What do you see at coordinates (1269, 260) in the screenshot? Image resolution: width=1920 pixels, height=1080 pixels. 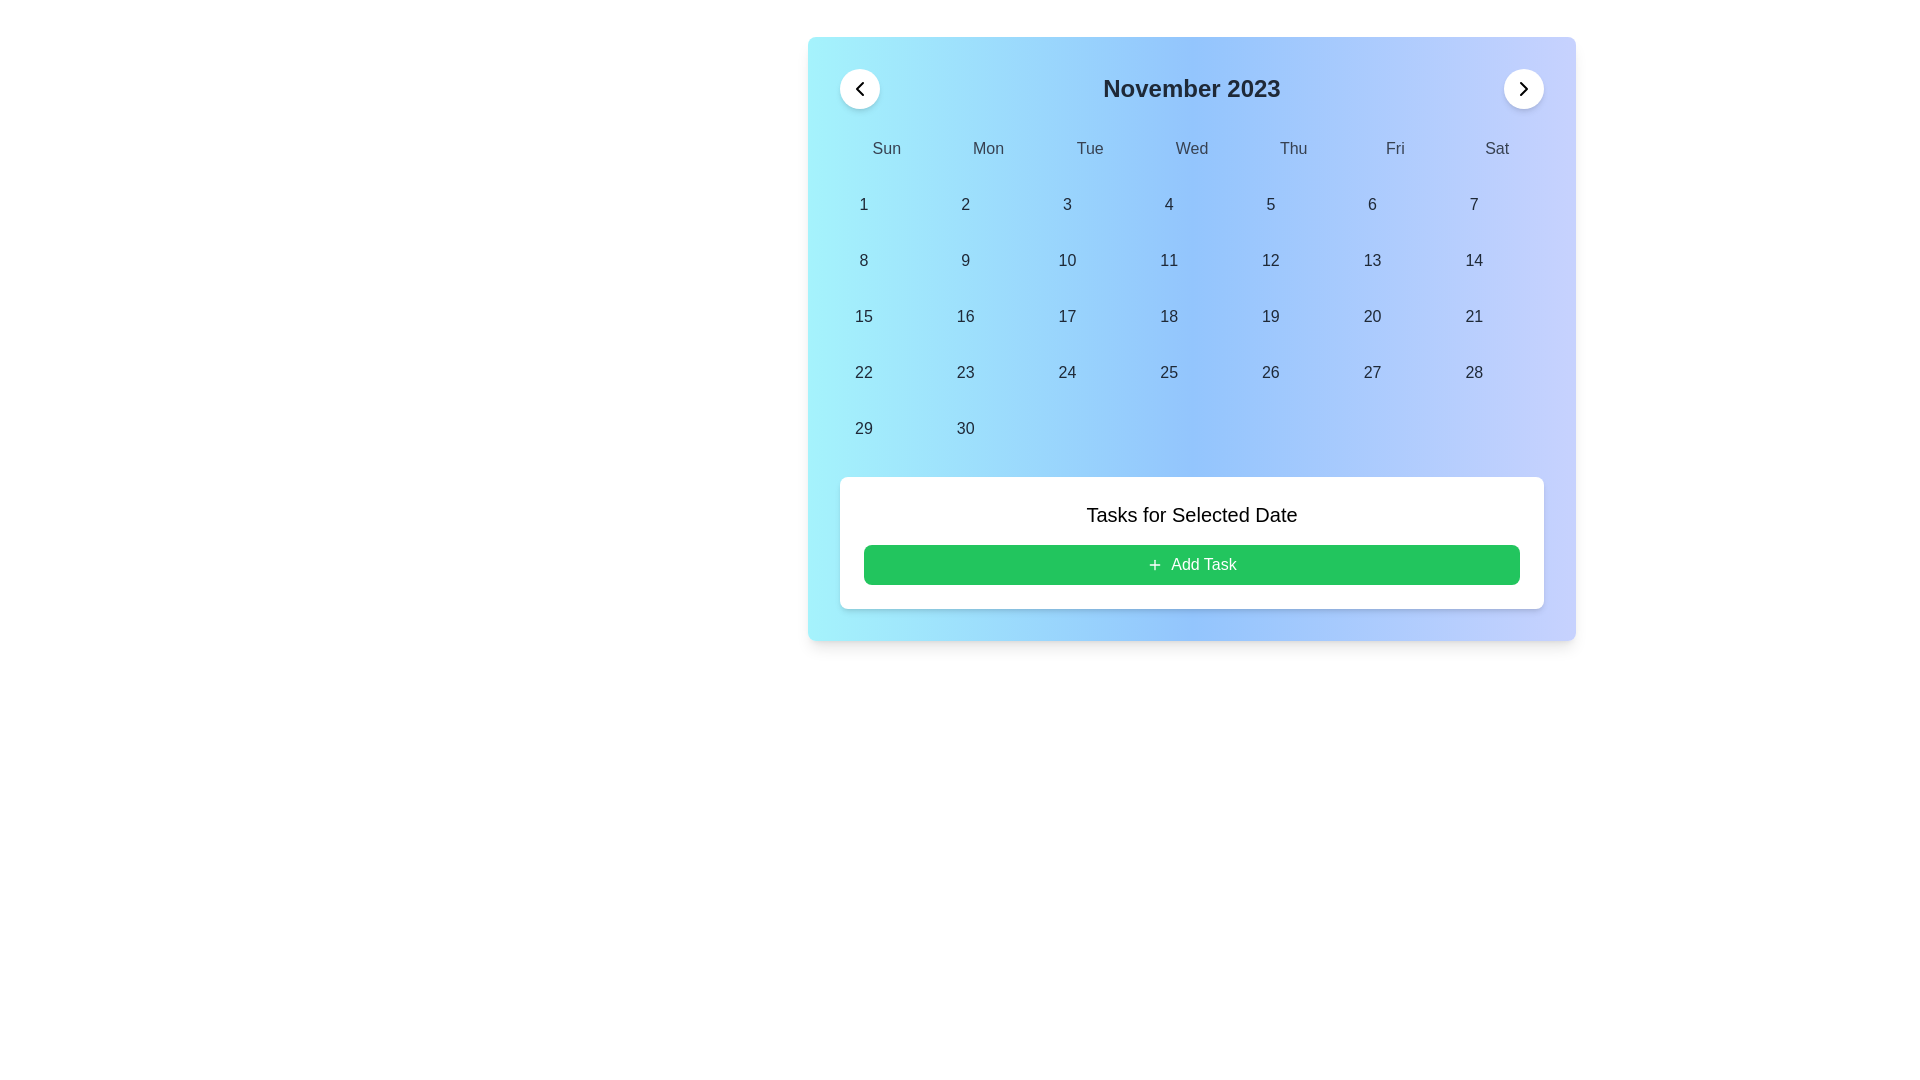 I see `the button representing the date '12' in the calendar interface` at bounding box center [1269, 260].